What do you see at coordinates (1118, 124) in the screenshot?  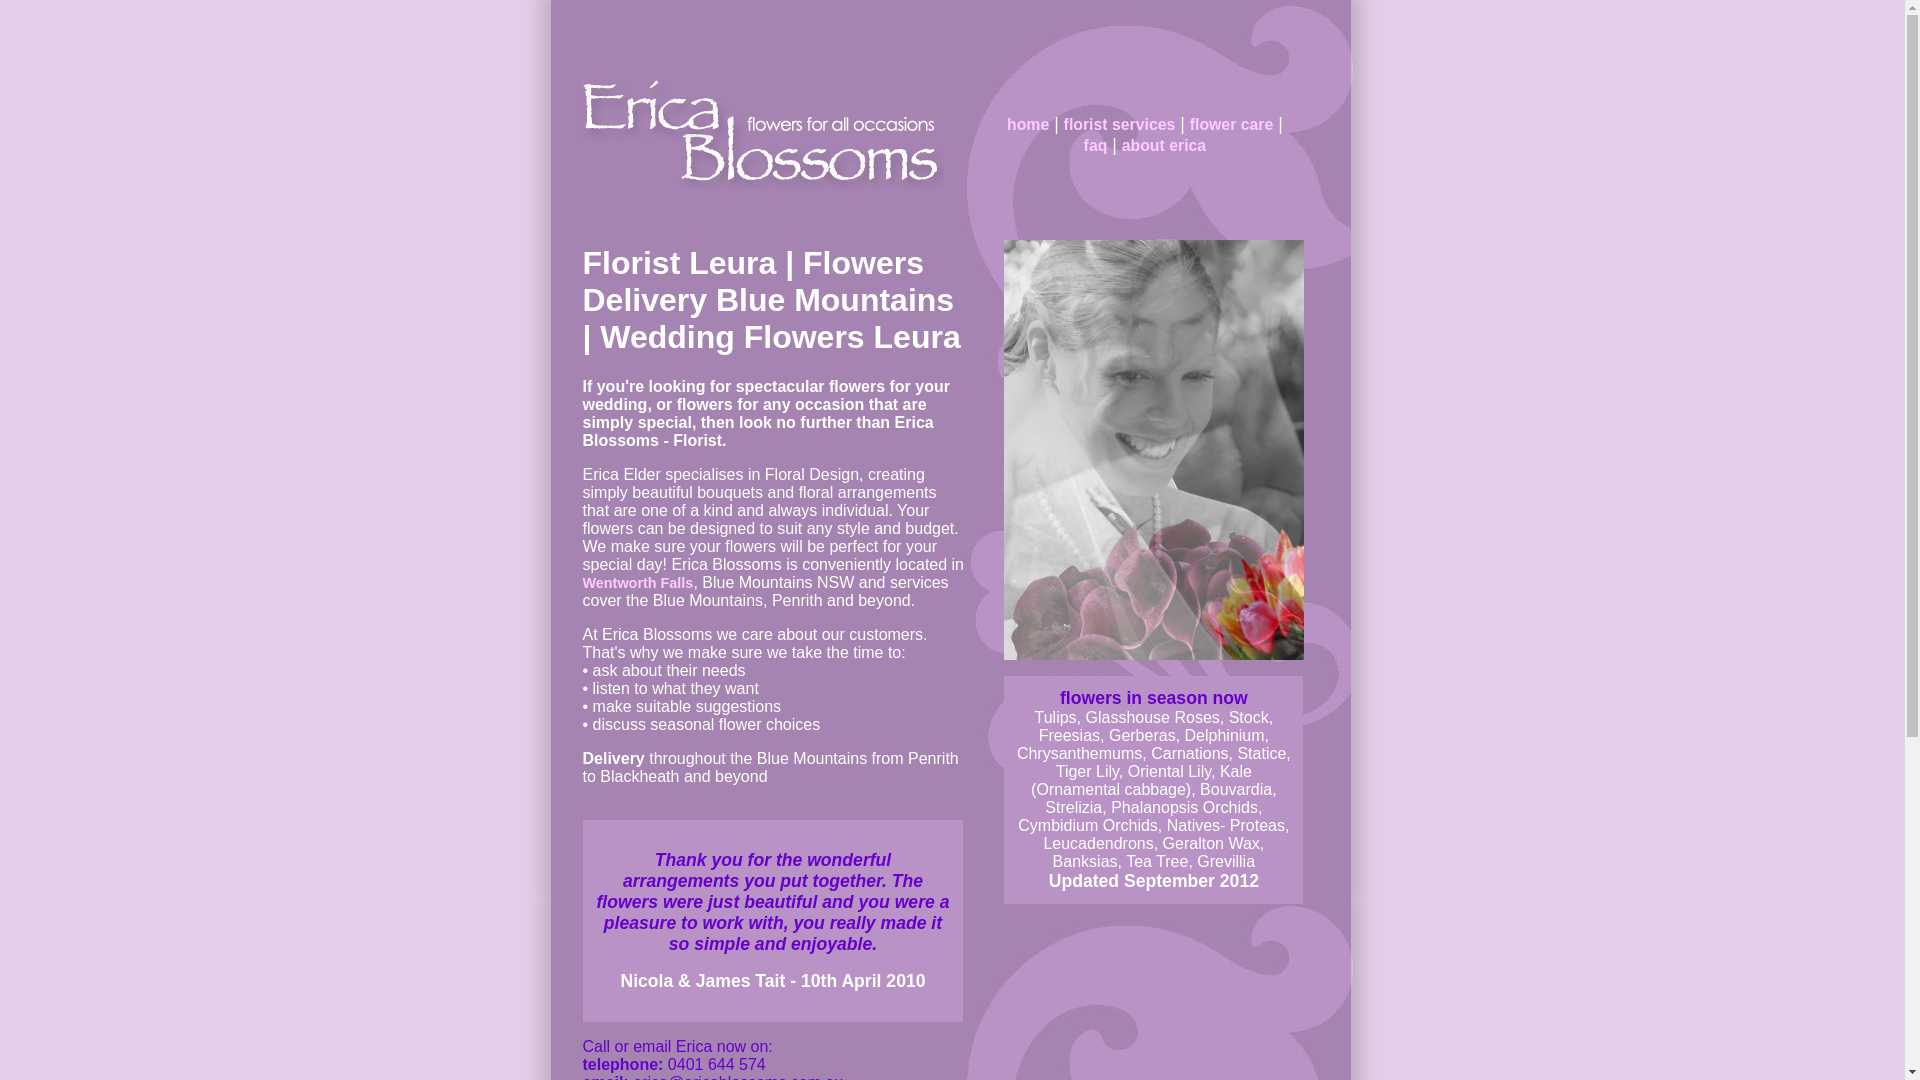 I see `'florist services'` at bounding box center [1118, 124].